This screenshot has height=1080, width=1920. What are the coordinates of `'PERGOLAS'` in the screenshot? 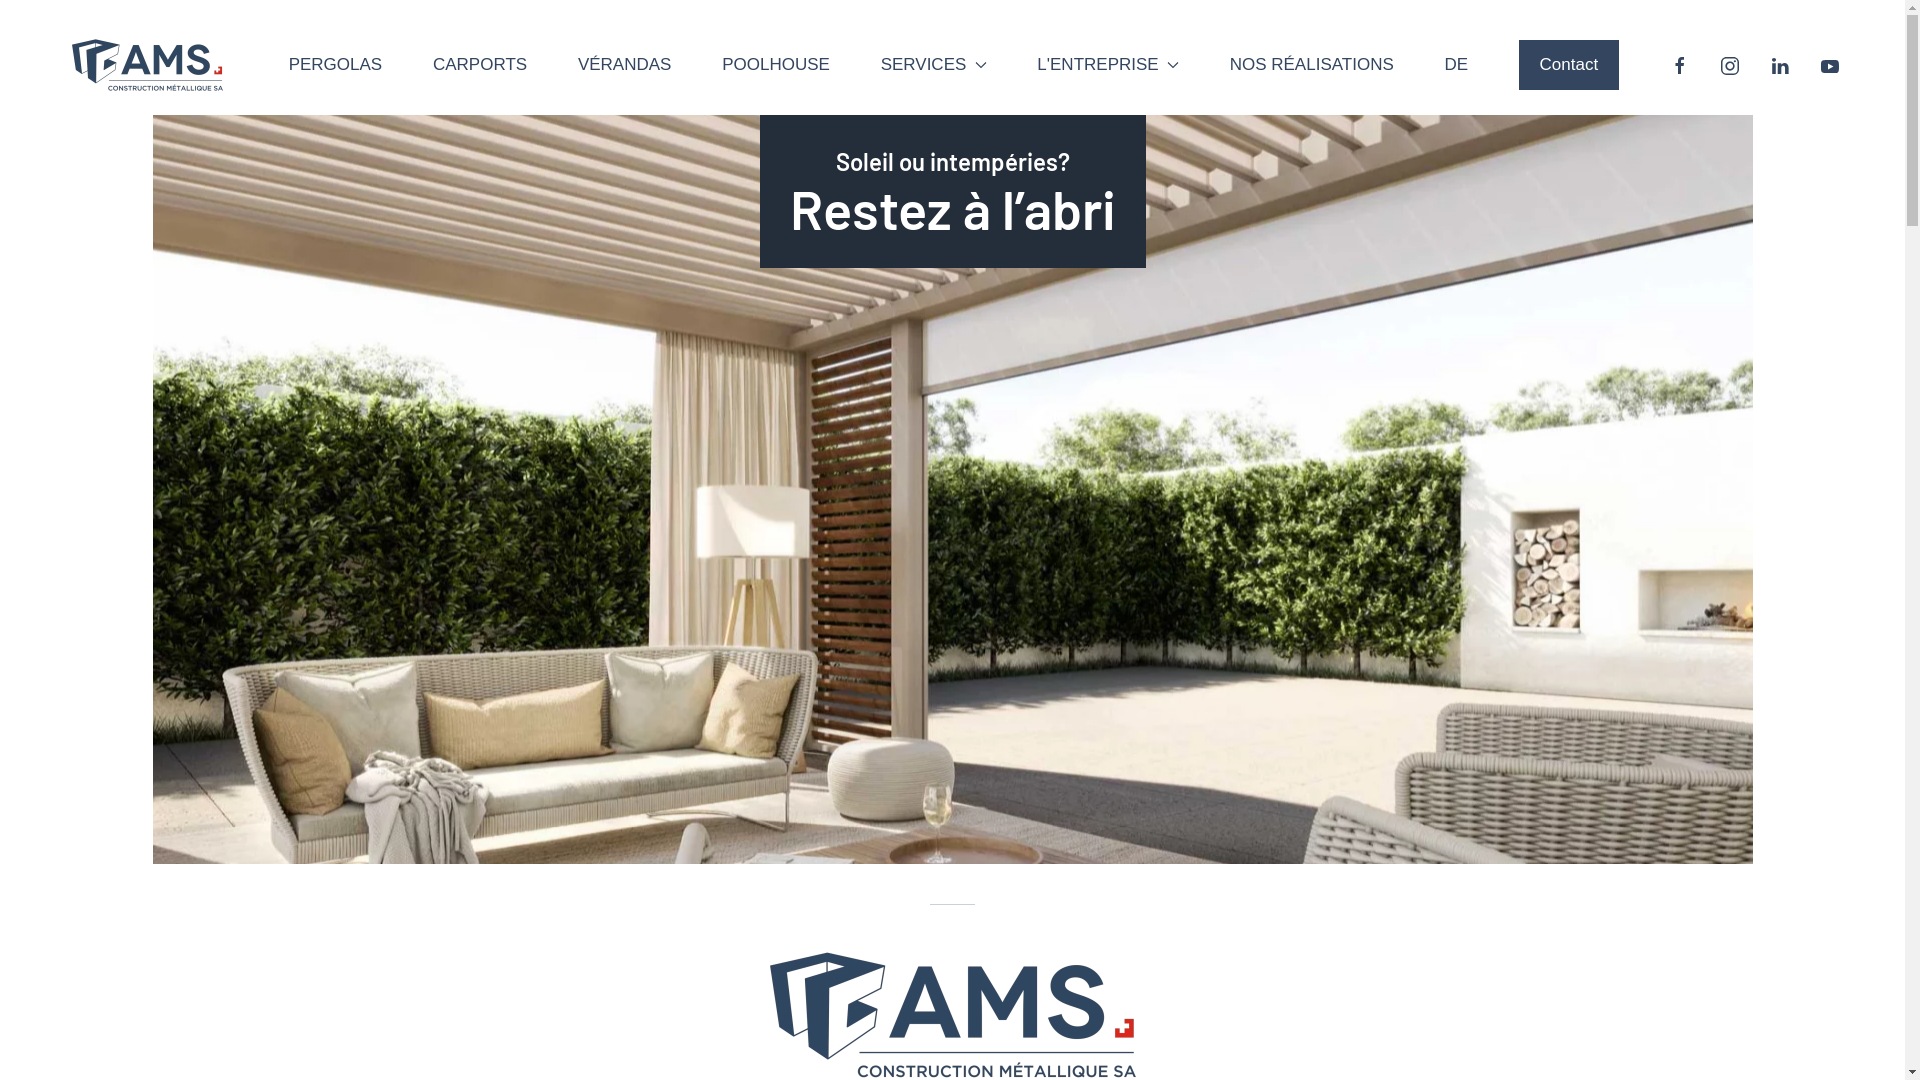 It's located at (287, 64).